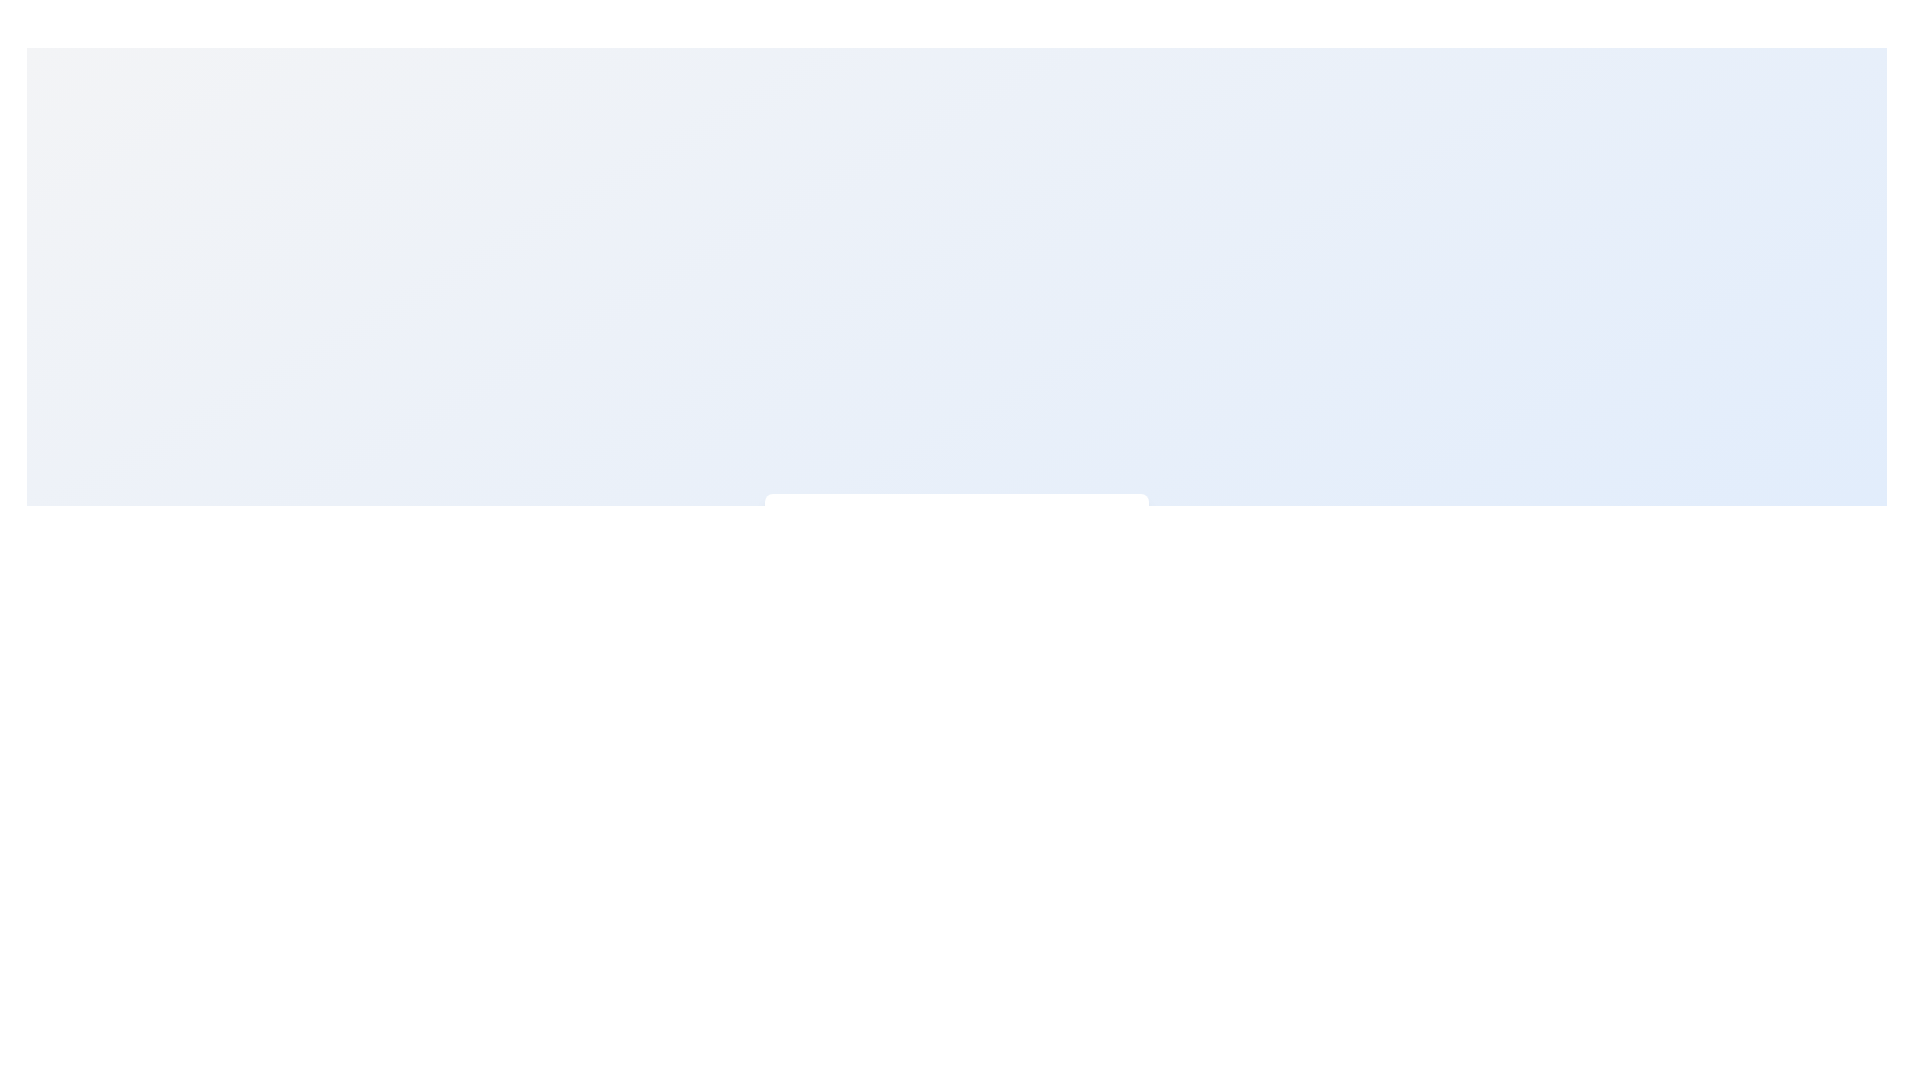 Image resolution: width=1920 pixels, height=1080 pixels. I want to click on the decorative circle, which serves as a central symbolic component among its graphical siblings, so click(910, 637).